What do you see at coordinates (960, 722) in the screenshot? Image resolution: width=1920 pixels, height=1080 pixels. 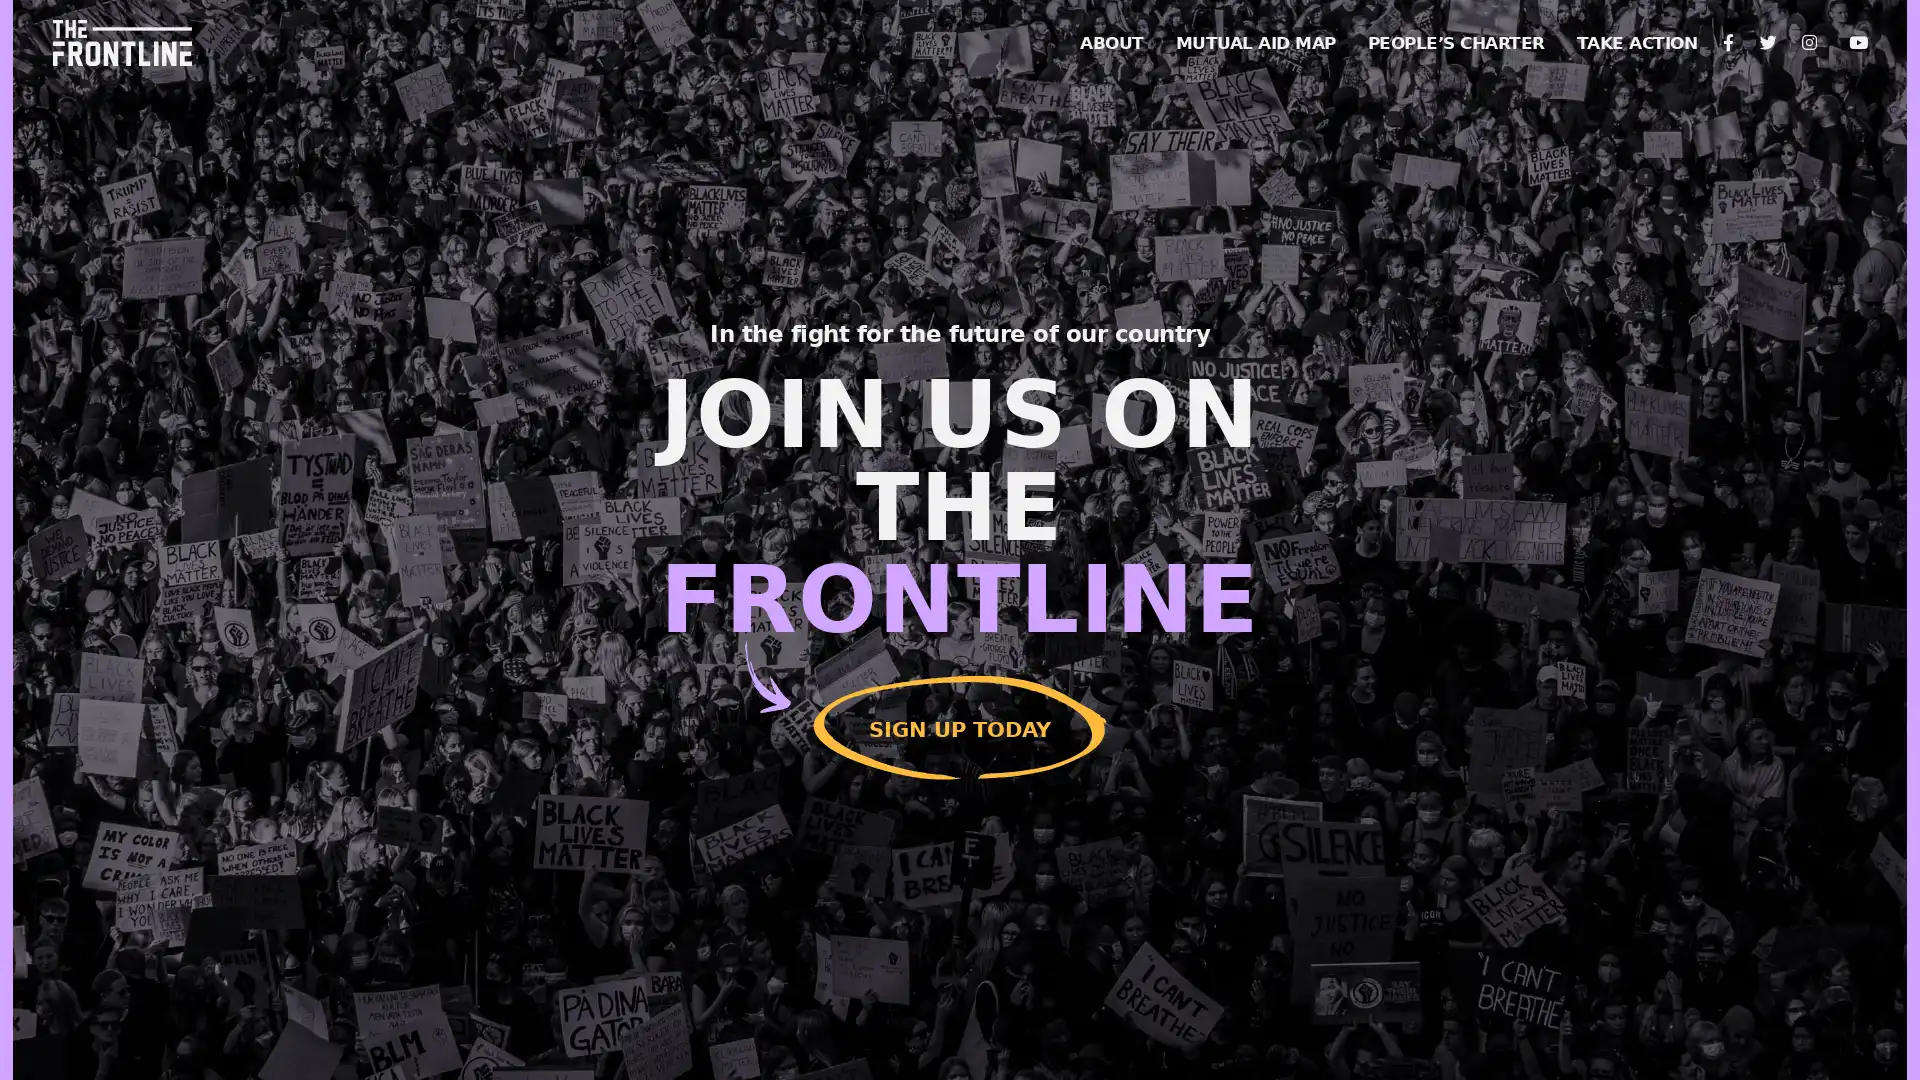 I see `SIGN UP TODAY` at bounding box center [960, 722].